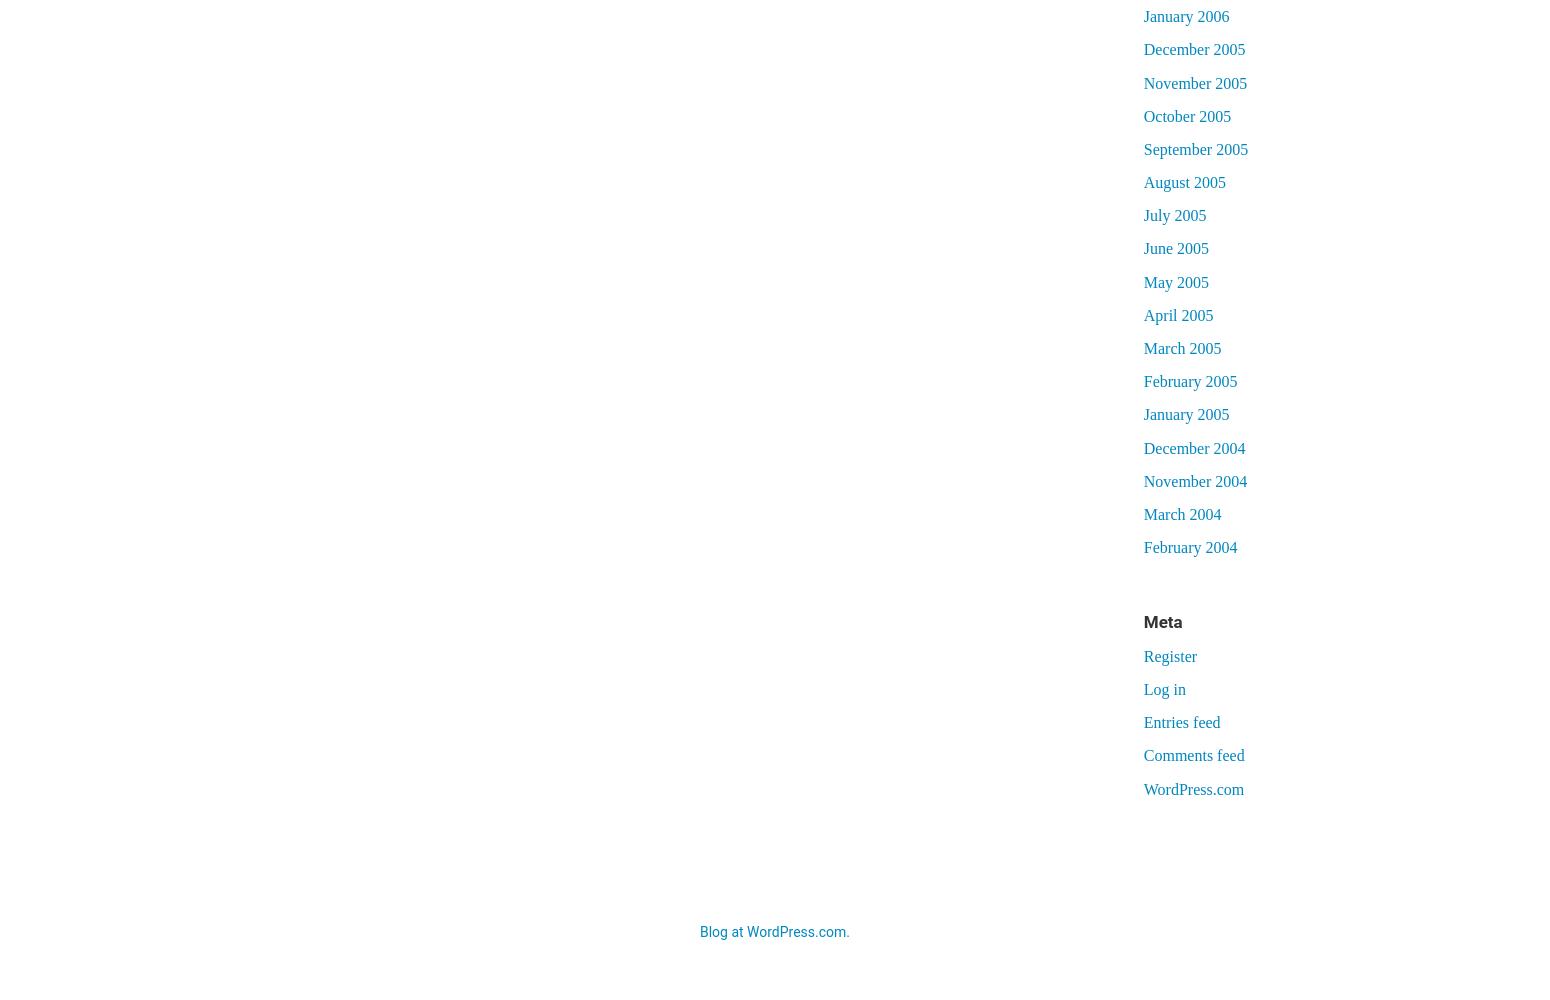 Image resolution: width=1550 pixels, height=1000 pixels. Describe the element at coordinates (1174, 214) in the screenshot. I see `'July 2005'` at that location.